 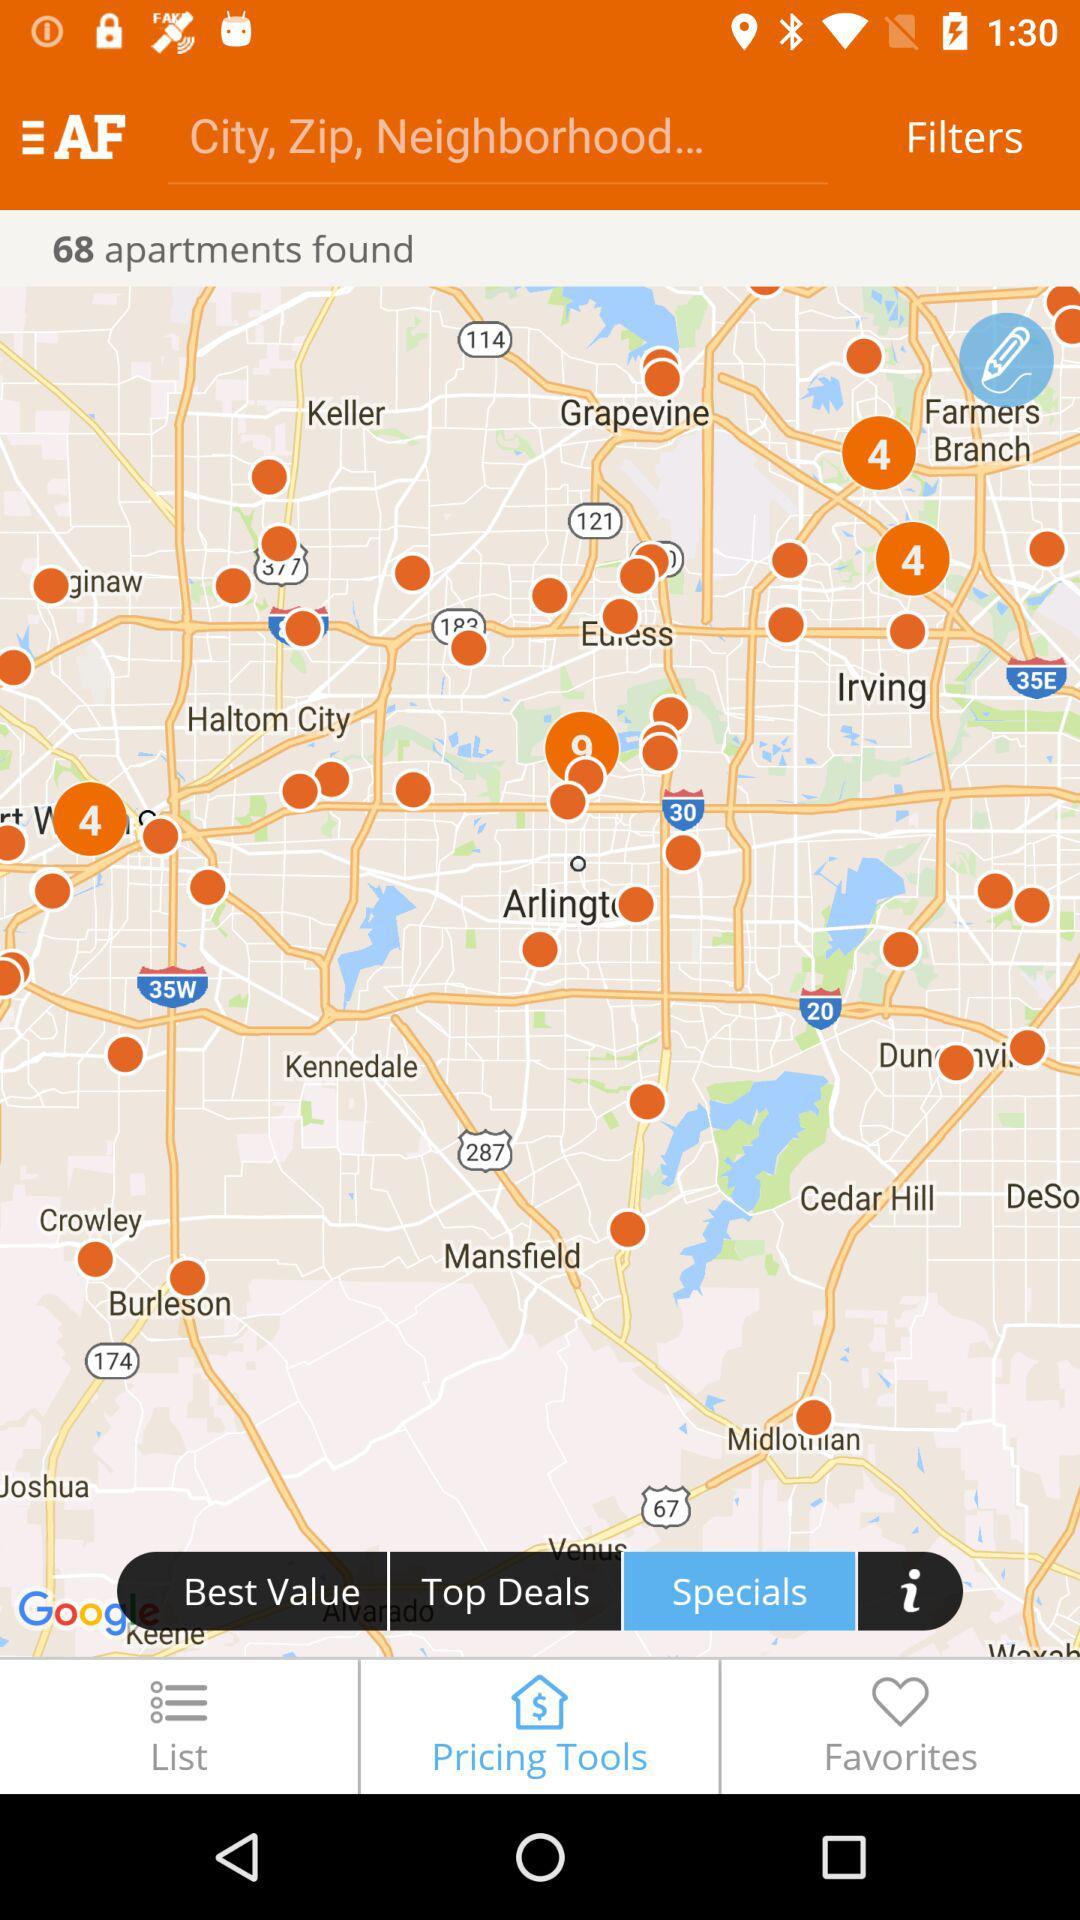 What do you see at coordinates (900, 1725) in the screenshot?
I see `the item to the right of the pricing tools` at bounding box center [900, 1725].